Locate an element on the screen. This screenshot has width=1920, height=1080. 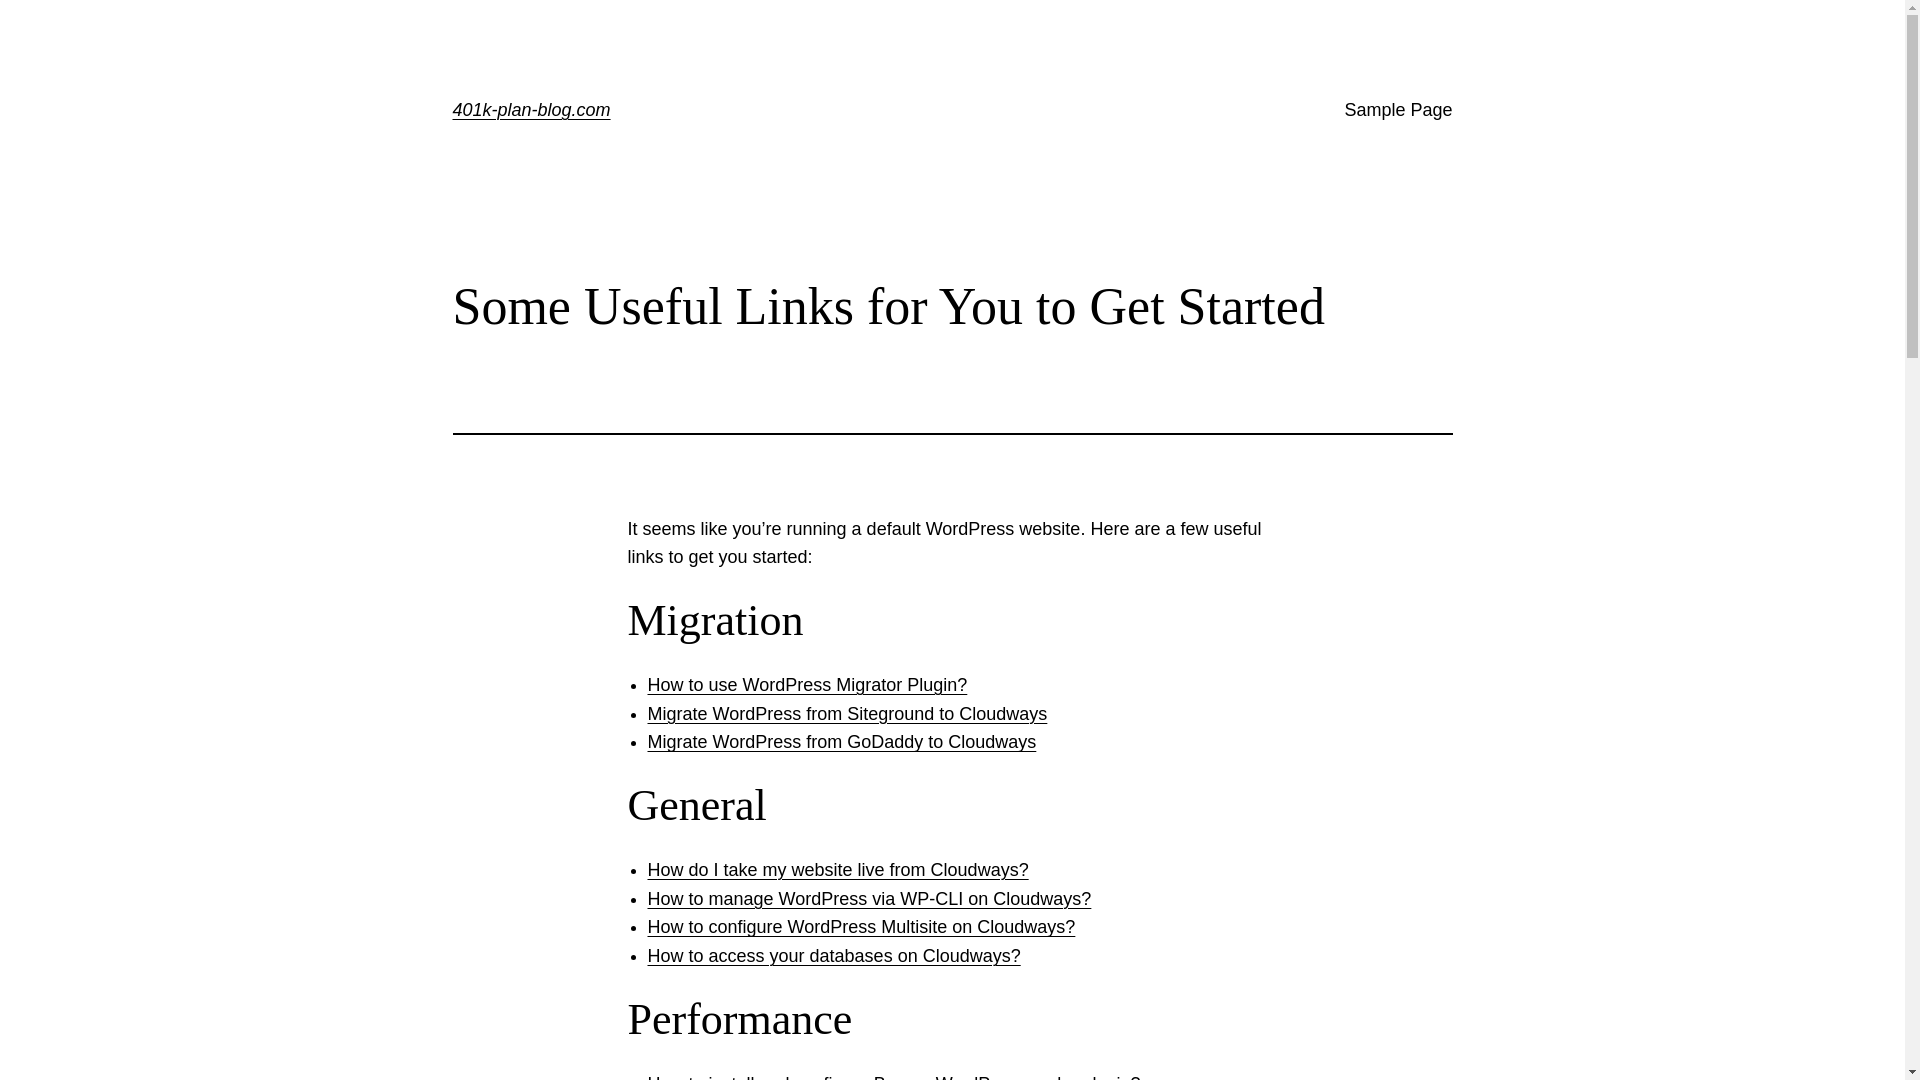
'How to configure WordPress Multisite on Cloudways?' is located at coordinates (862, 926).